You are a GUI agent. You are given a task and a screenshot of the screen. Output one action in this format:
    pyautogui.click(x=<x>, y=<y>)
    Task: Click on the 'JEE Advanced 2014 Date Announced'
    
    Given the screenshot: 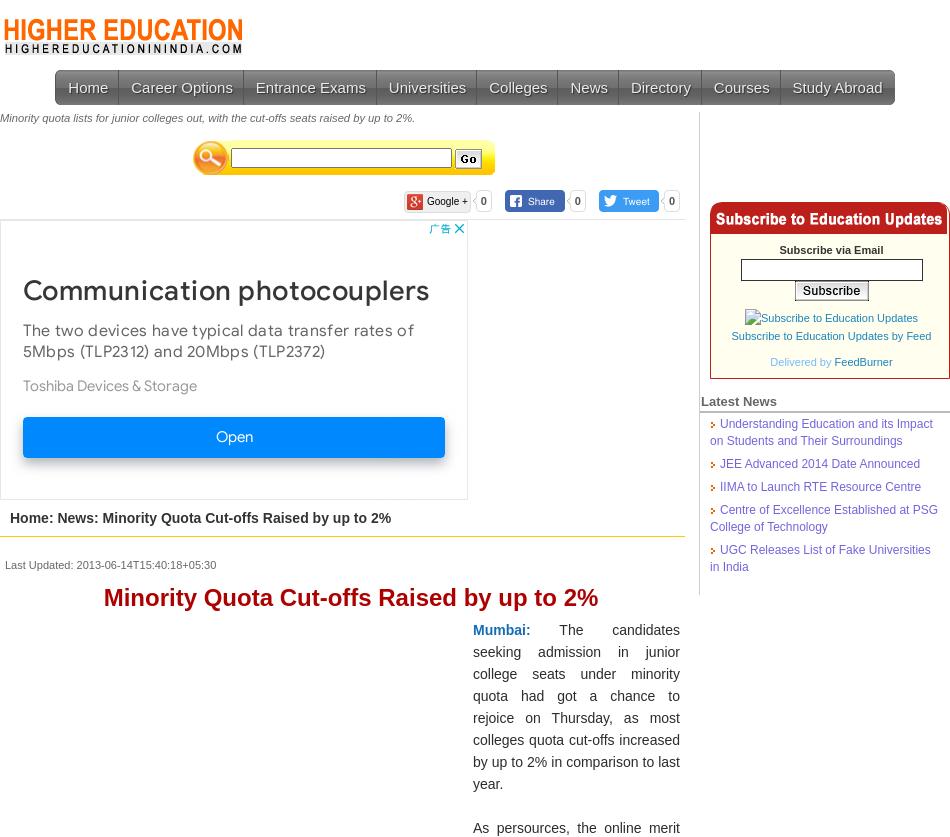 What is the action you would take?
    pyautogui.click(x=819, y=463)
    